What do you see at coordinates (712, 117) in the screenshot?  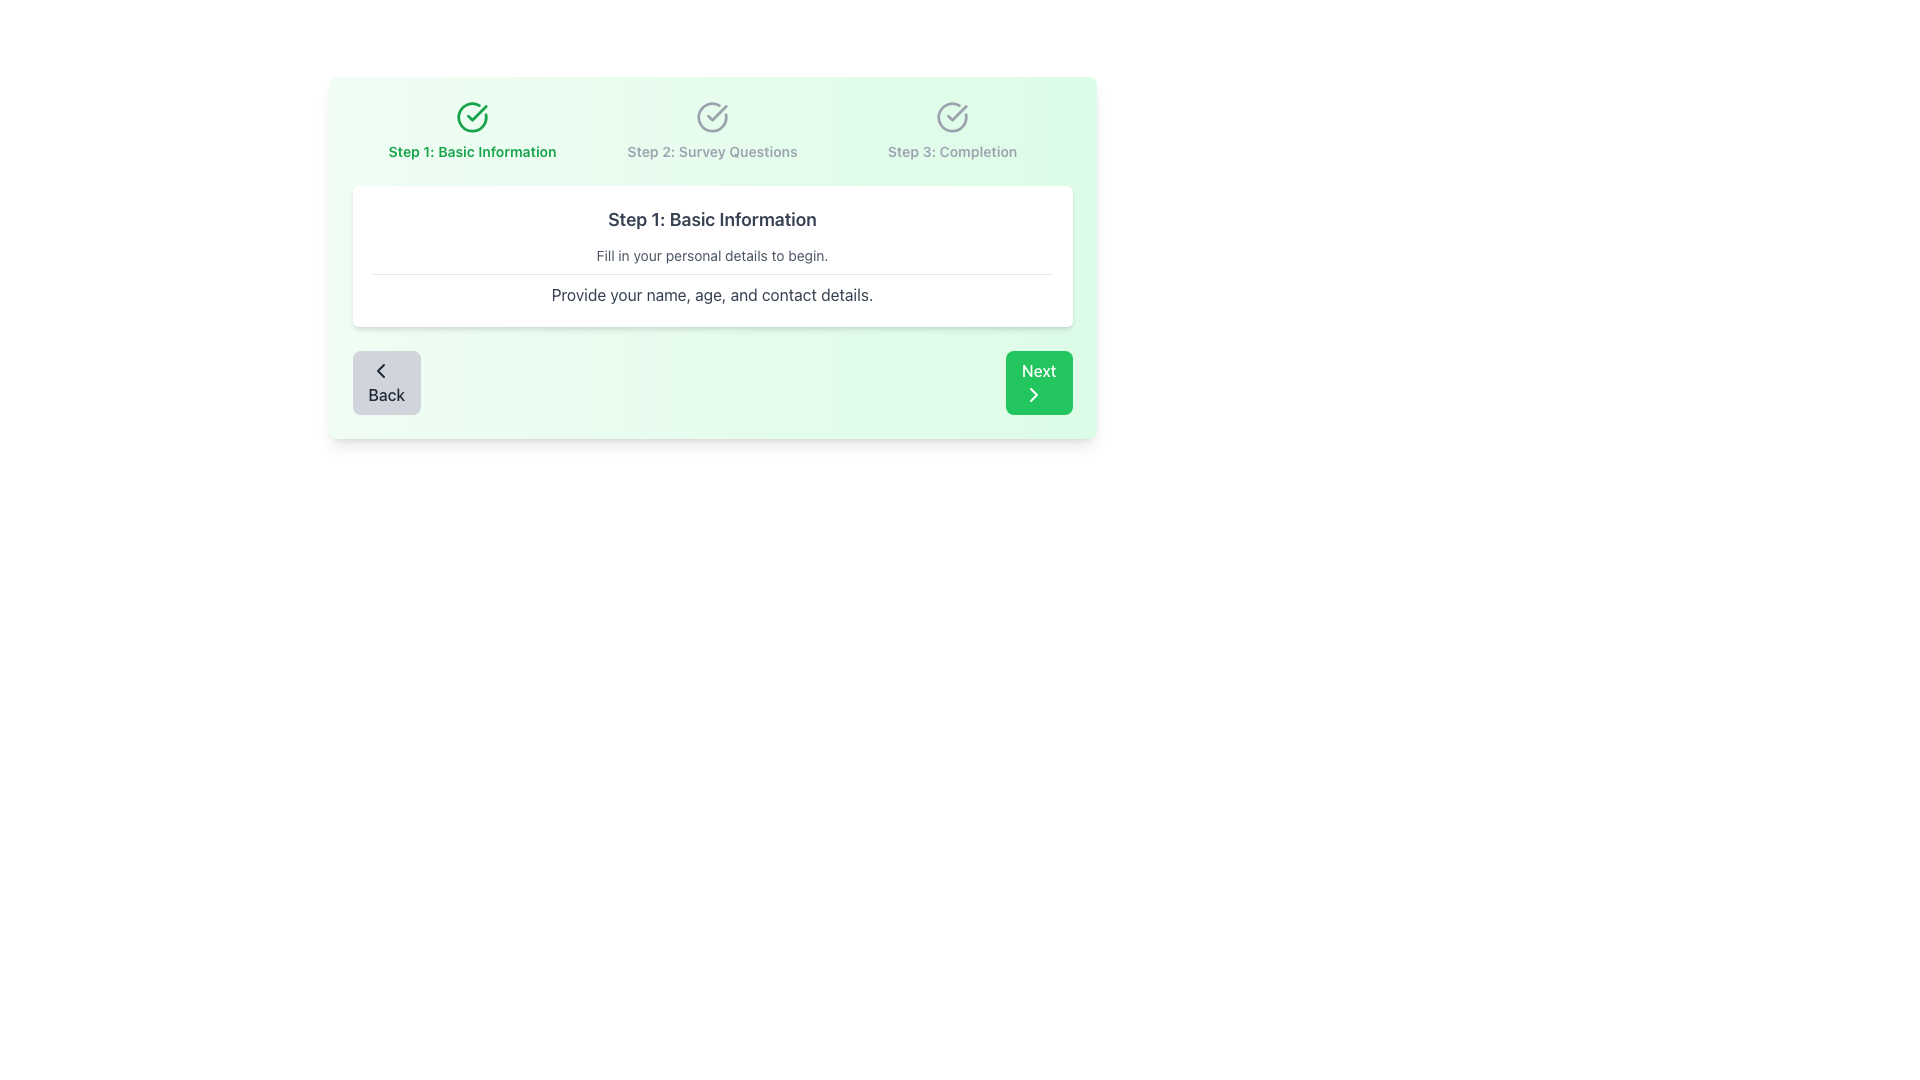 I see `the second graphical element in the SVG icon that indicates progression or completion status` at bounding box center [712, 117].